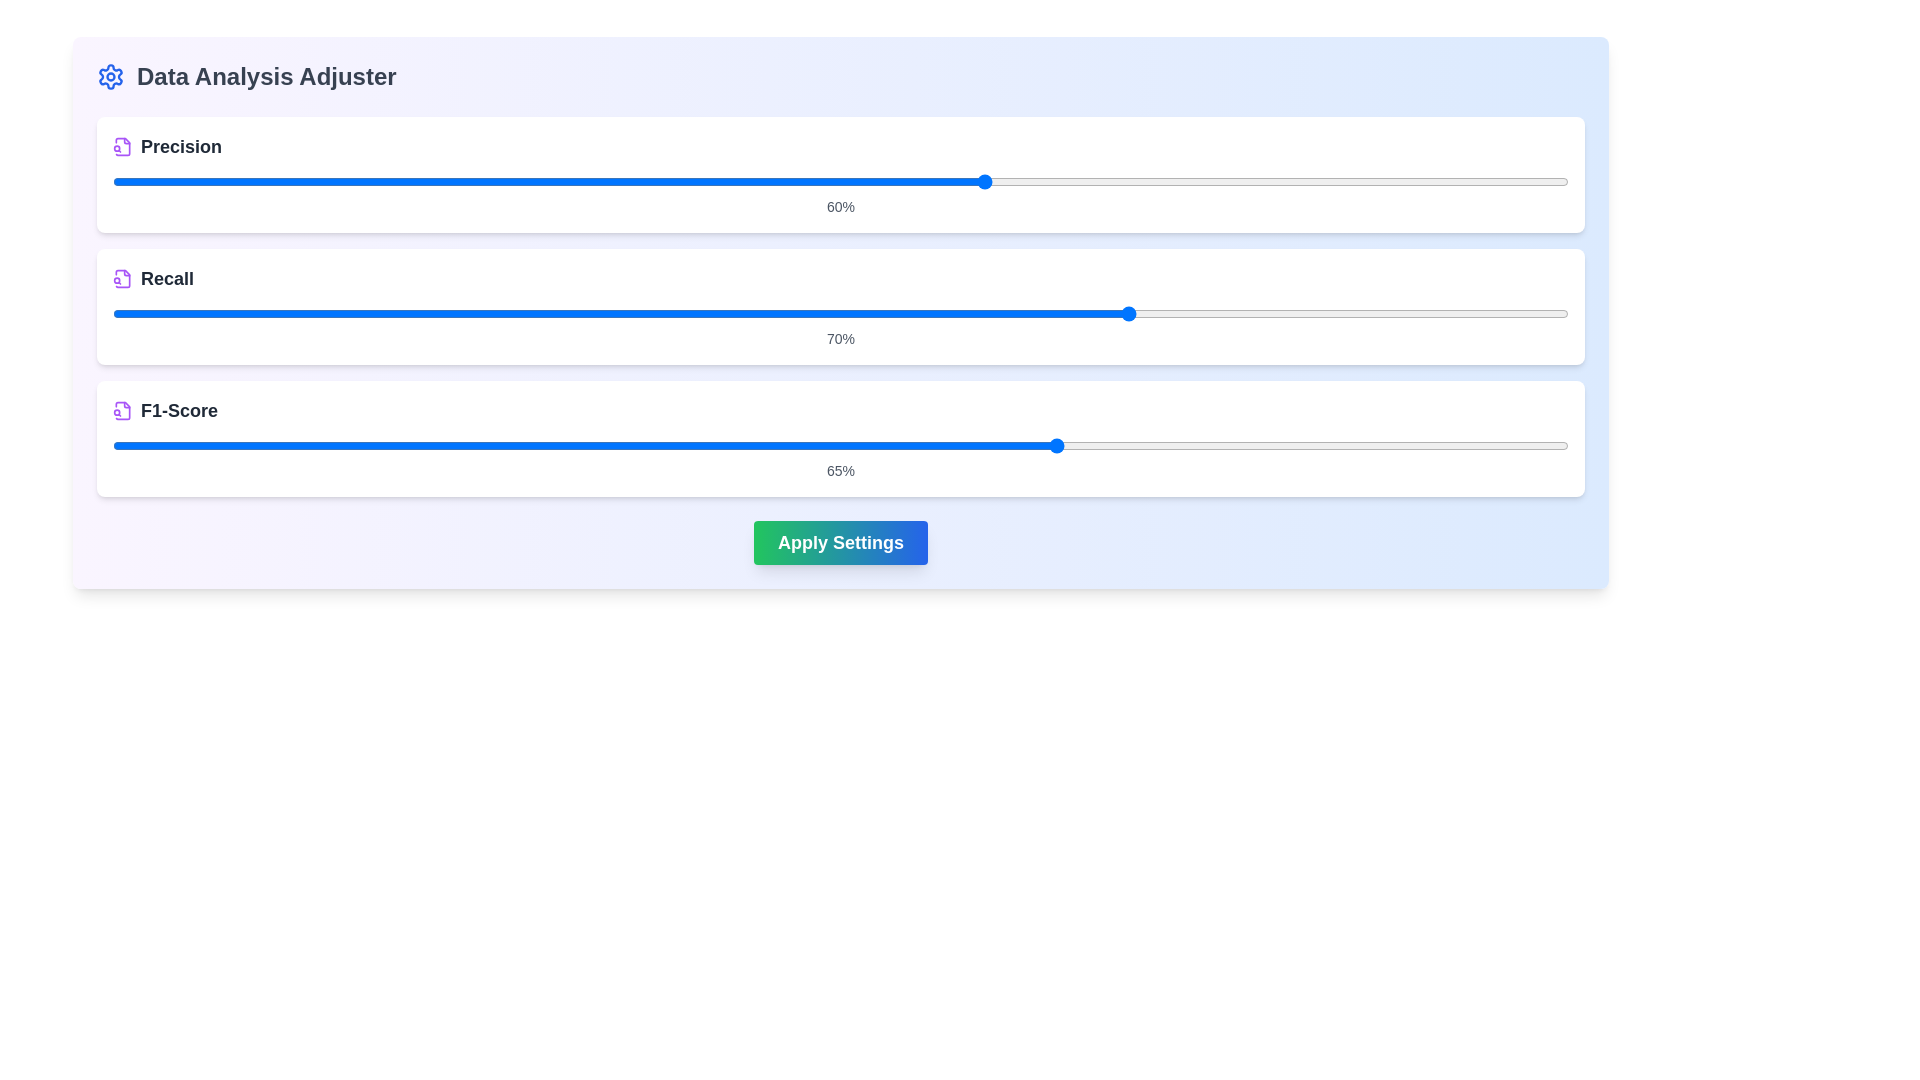 The height and width of the screenshot is (1080, 1920). Describe the element at coordinates (840, 543) in the screenshot. I see `'Apply Settings' button` at that location.